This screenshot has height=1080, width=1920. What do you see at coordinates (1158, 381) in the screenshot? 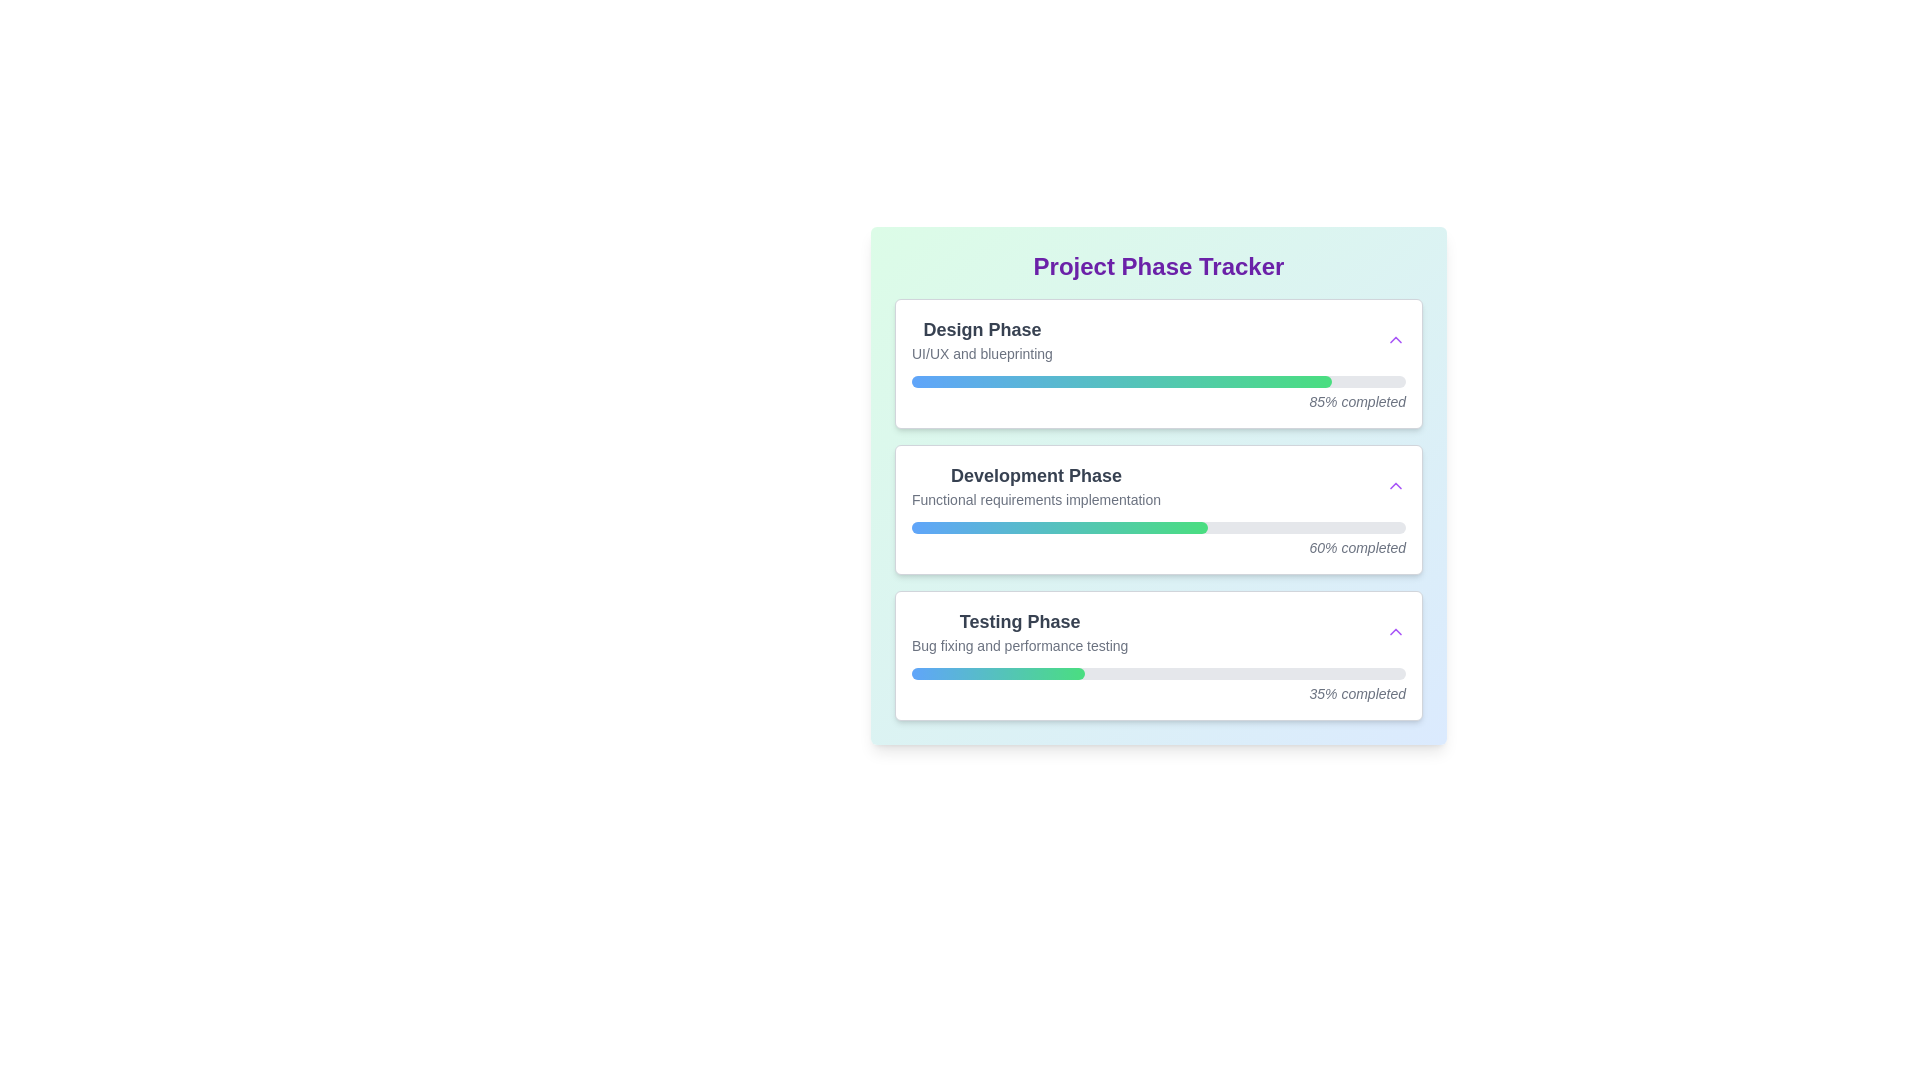
I see `the progress bar in the 'Design Phase' section of the 'Project Phase Tracker' card` at bounding box center [1158, 381].